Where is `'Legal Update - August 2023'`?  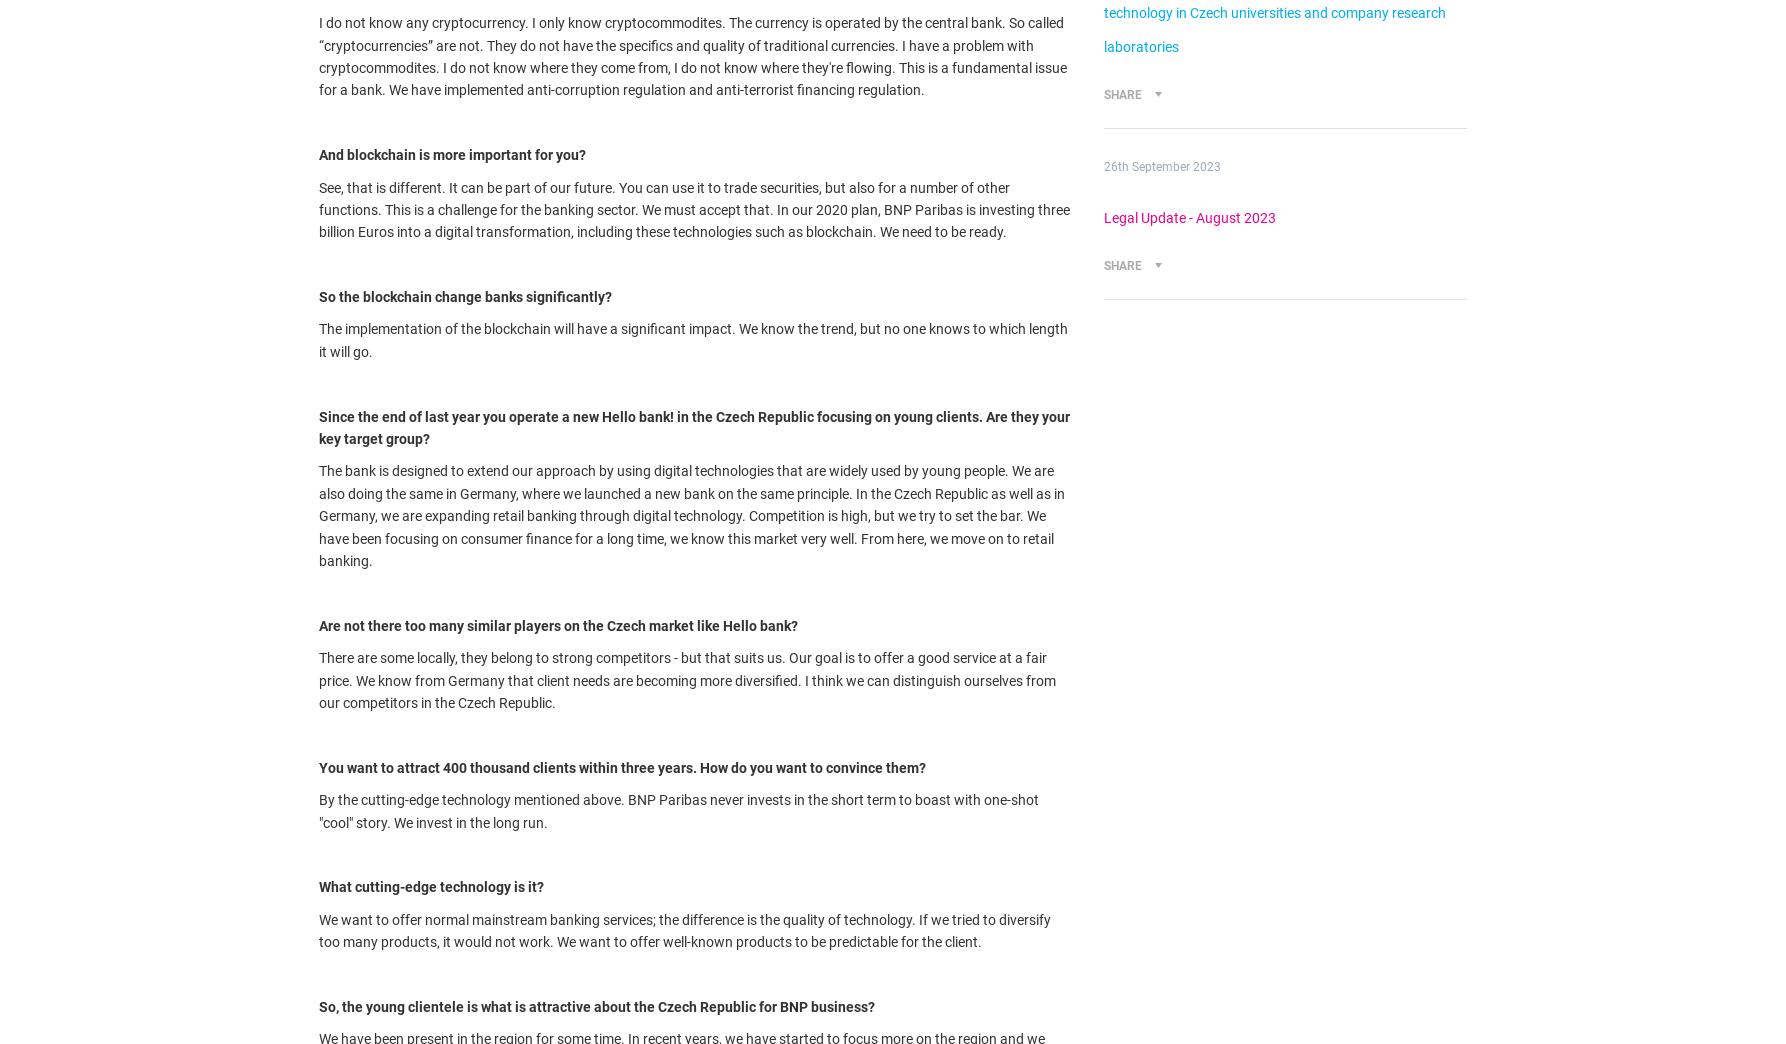 'Legal Update - August 2023' is located at coordinates (1189, 217).